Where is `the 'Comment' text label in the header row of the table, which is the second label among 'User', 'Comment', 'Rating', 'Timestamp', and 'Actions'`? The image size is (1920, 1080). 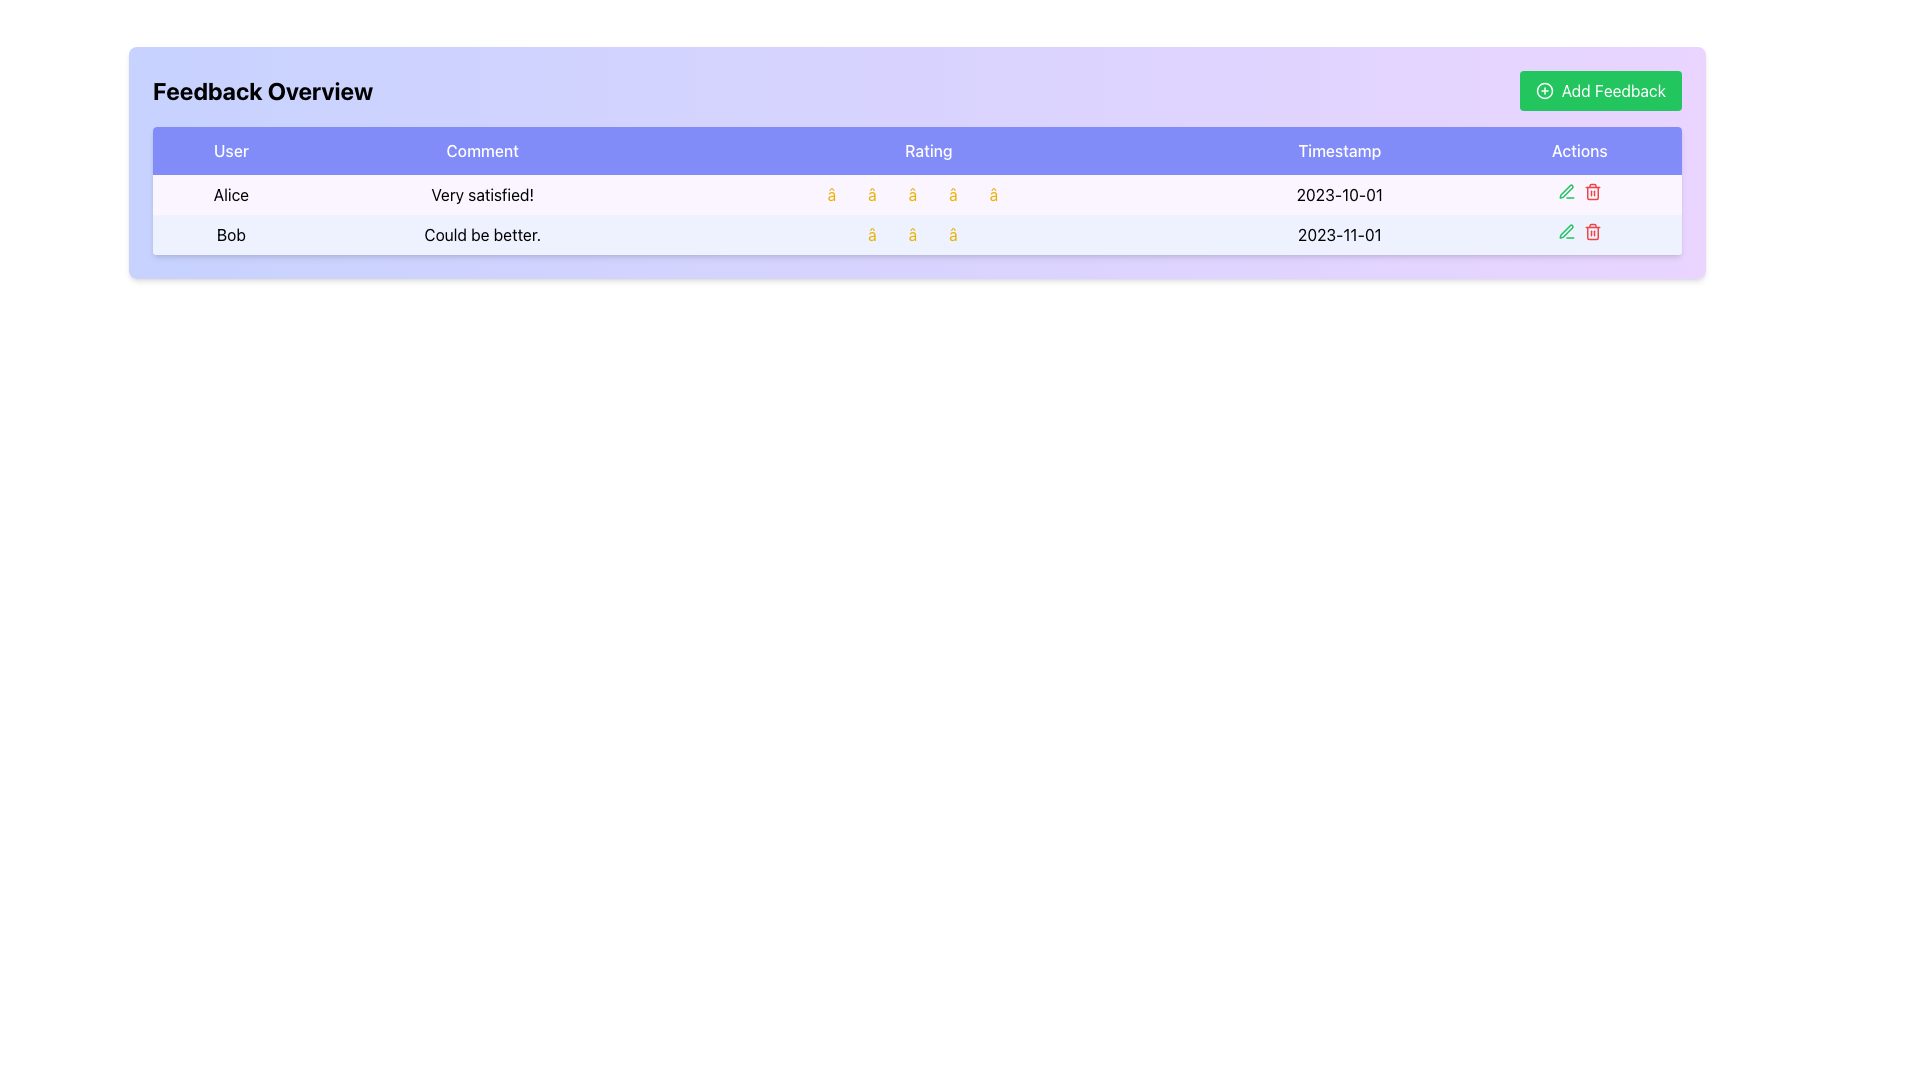 the 'Comment' text label in the header row of the table, which is the second label among 'User', 'Comment', 'Rating', 'Timestamp', and 'Actions' is located at coordinates (482, 149).